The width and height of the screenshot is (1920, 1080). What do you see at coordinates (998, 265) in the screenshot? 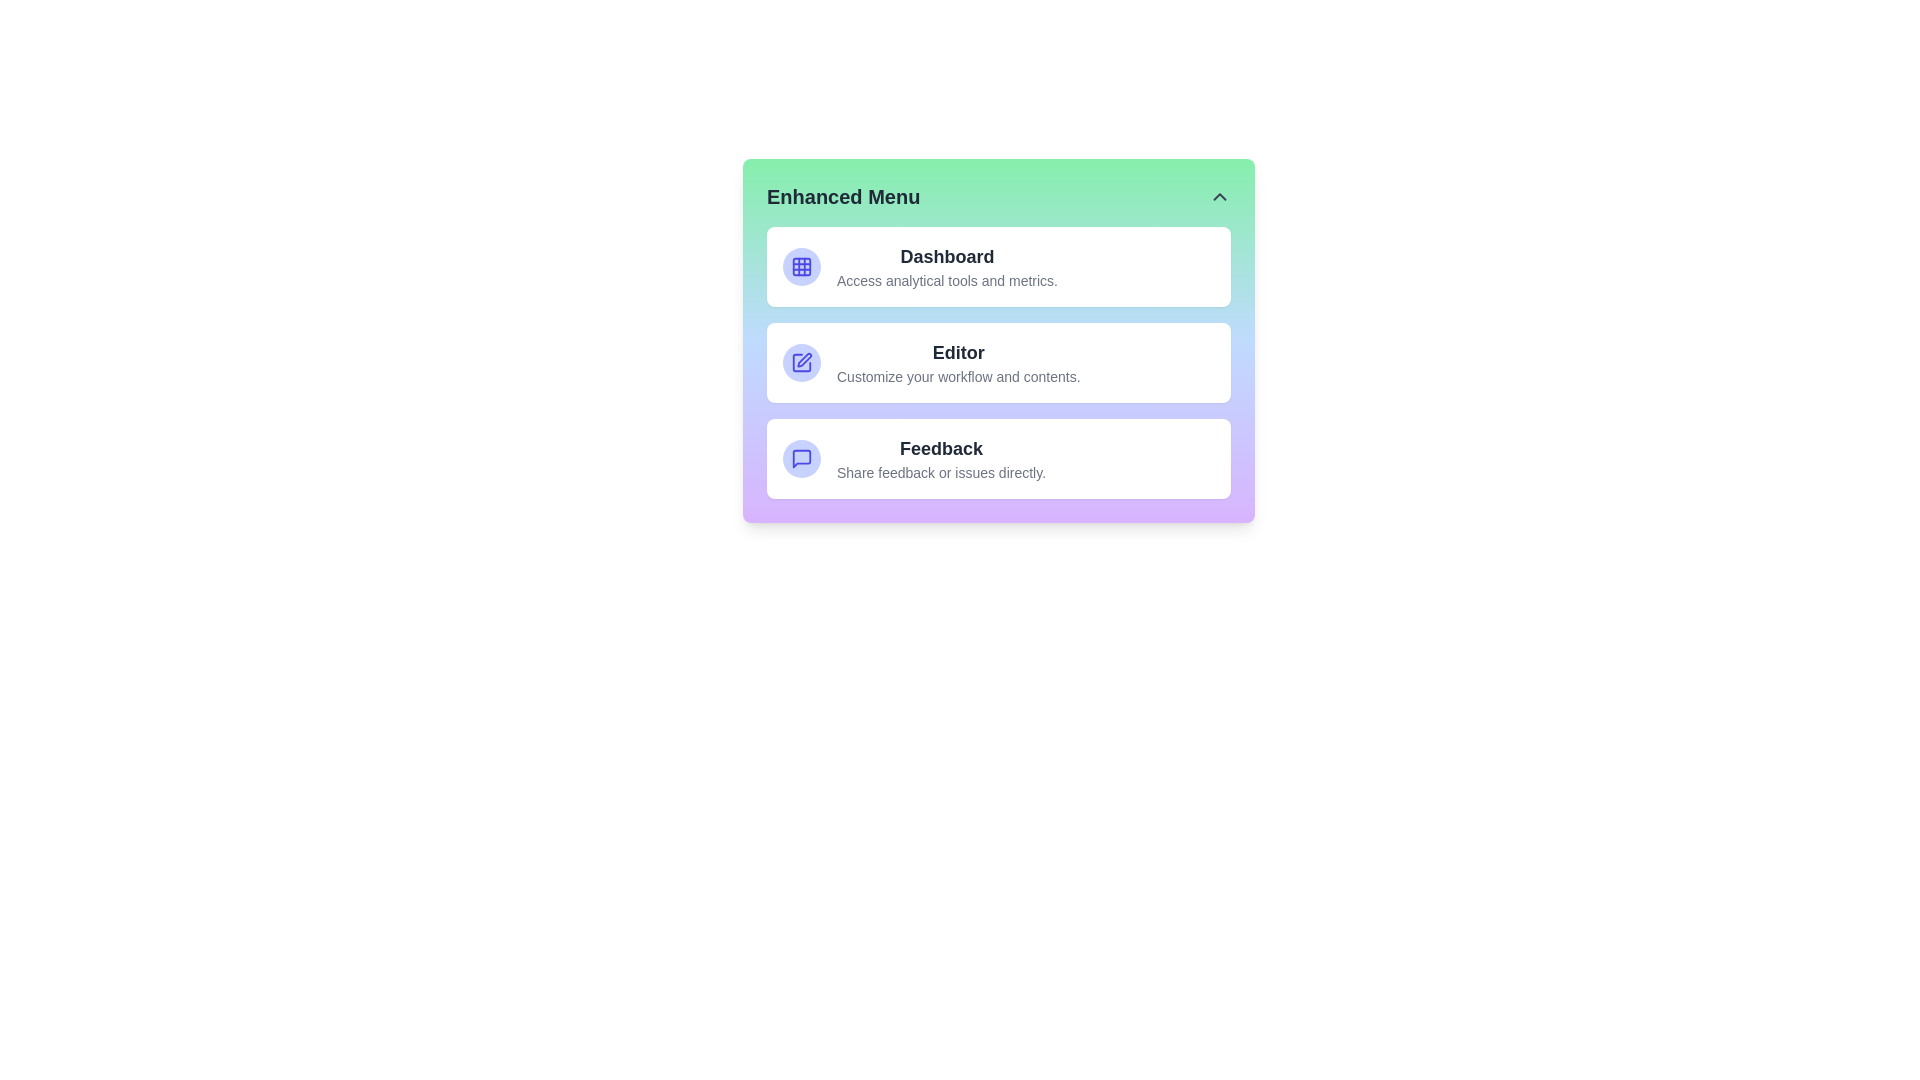
I see `the menu item corresponding to Dashboard` at bounding box center [998, 265].